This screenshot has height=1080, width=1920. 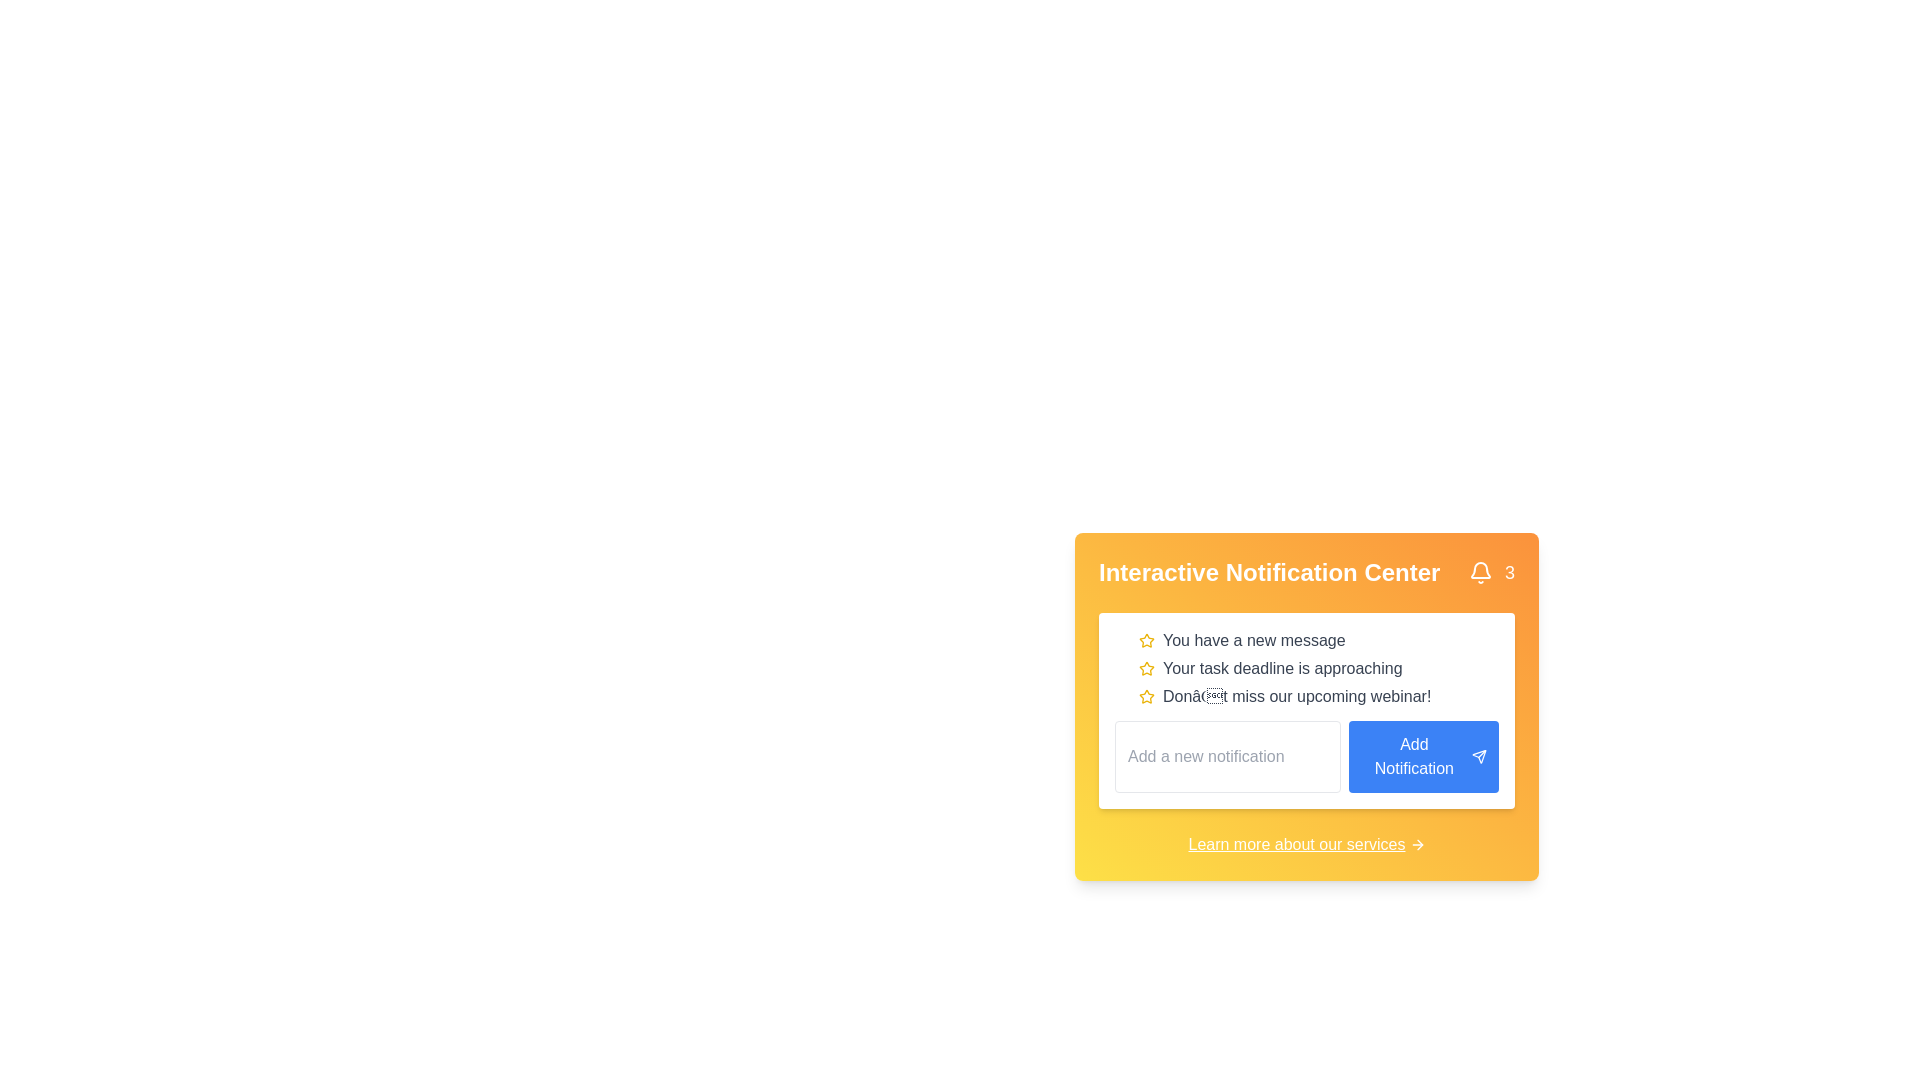 I want to click on the hyperlink located at the bottom center of the rectangular card with a gradient orange background, so click(x=1306, y=844).